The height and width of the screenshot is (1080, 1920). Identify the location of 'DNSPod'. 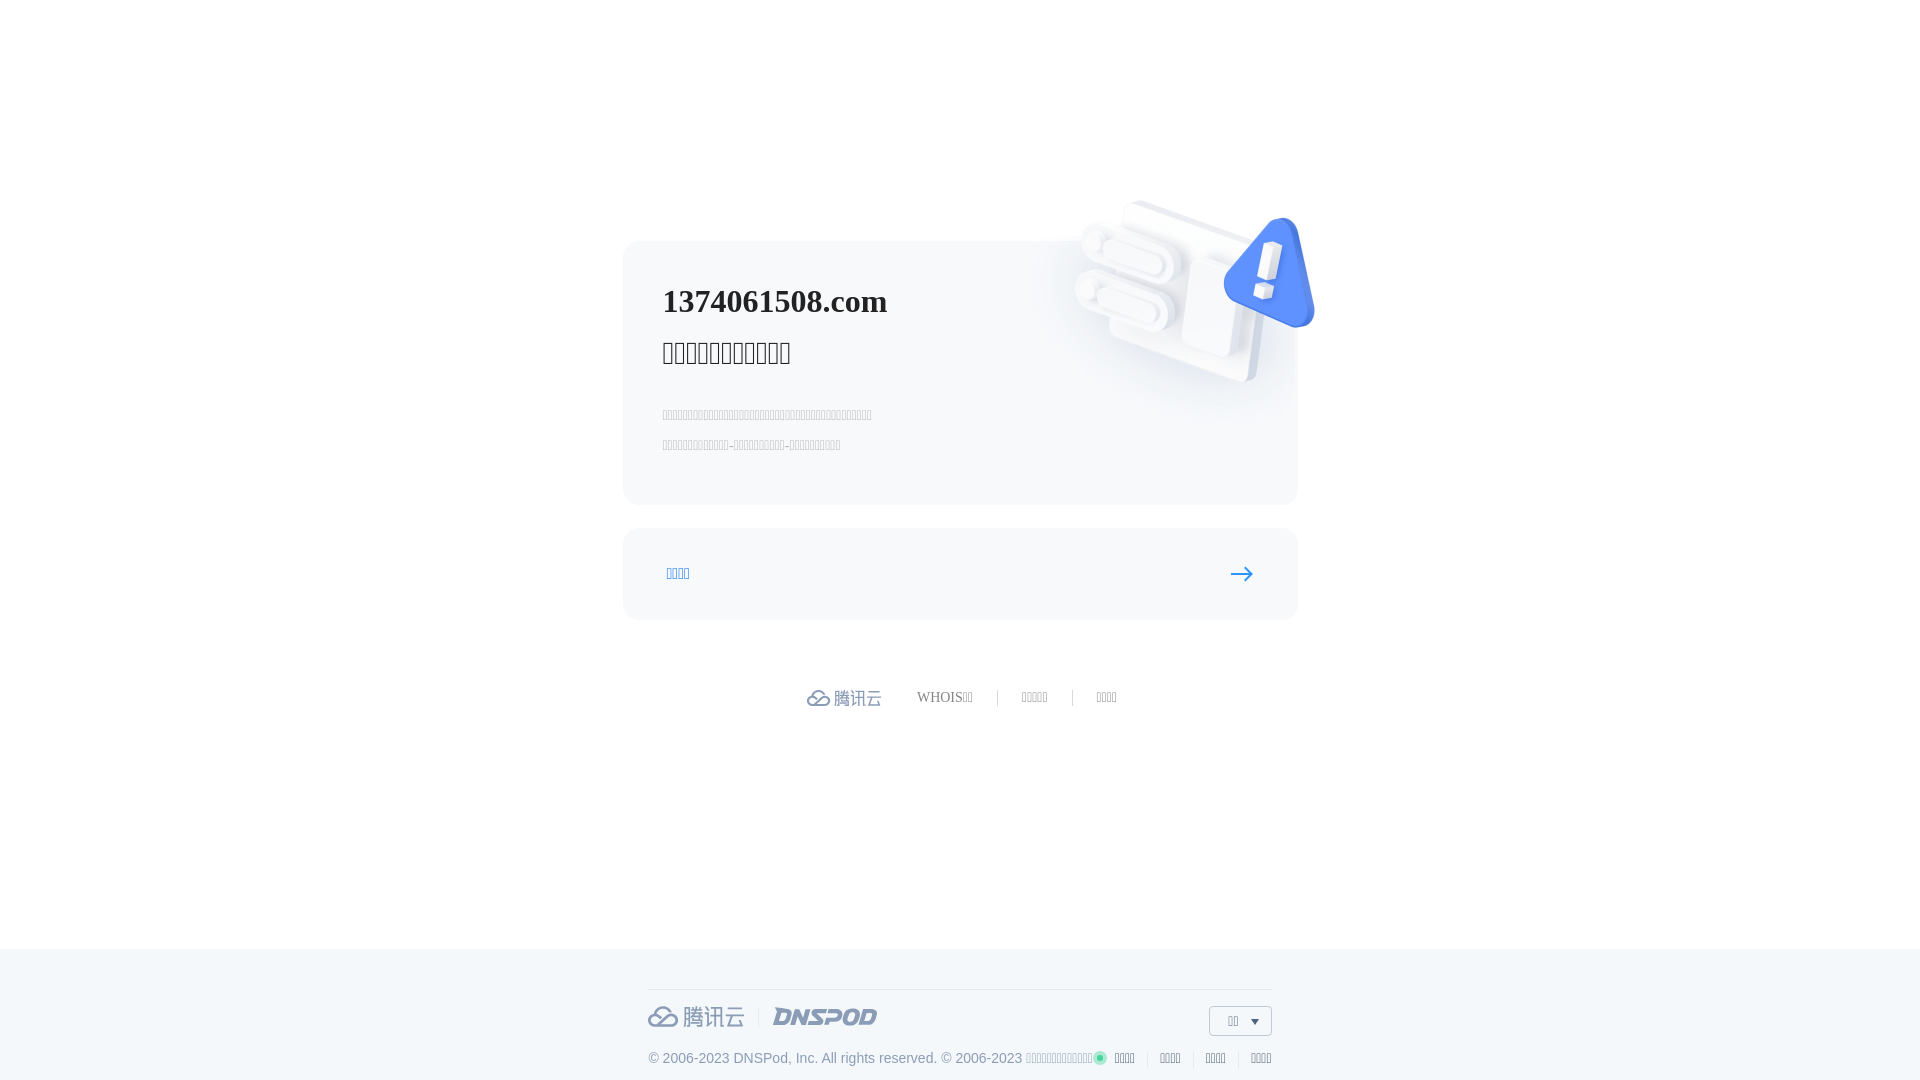
(825, 1016).